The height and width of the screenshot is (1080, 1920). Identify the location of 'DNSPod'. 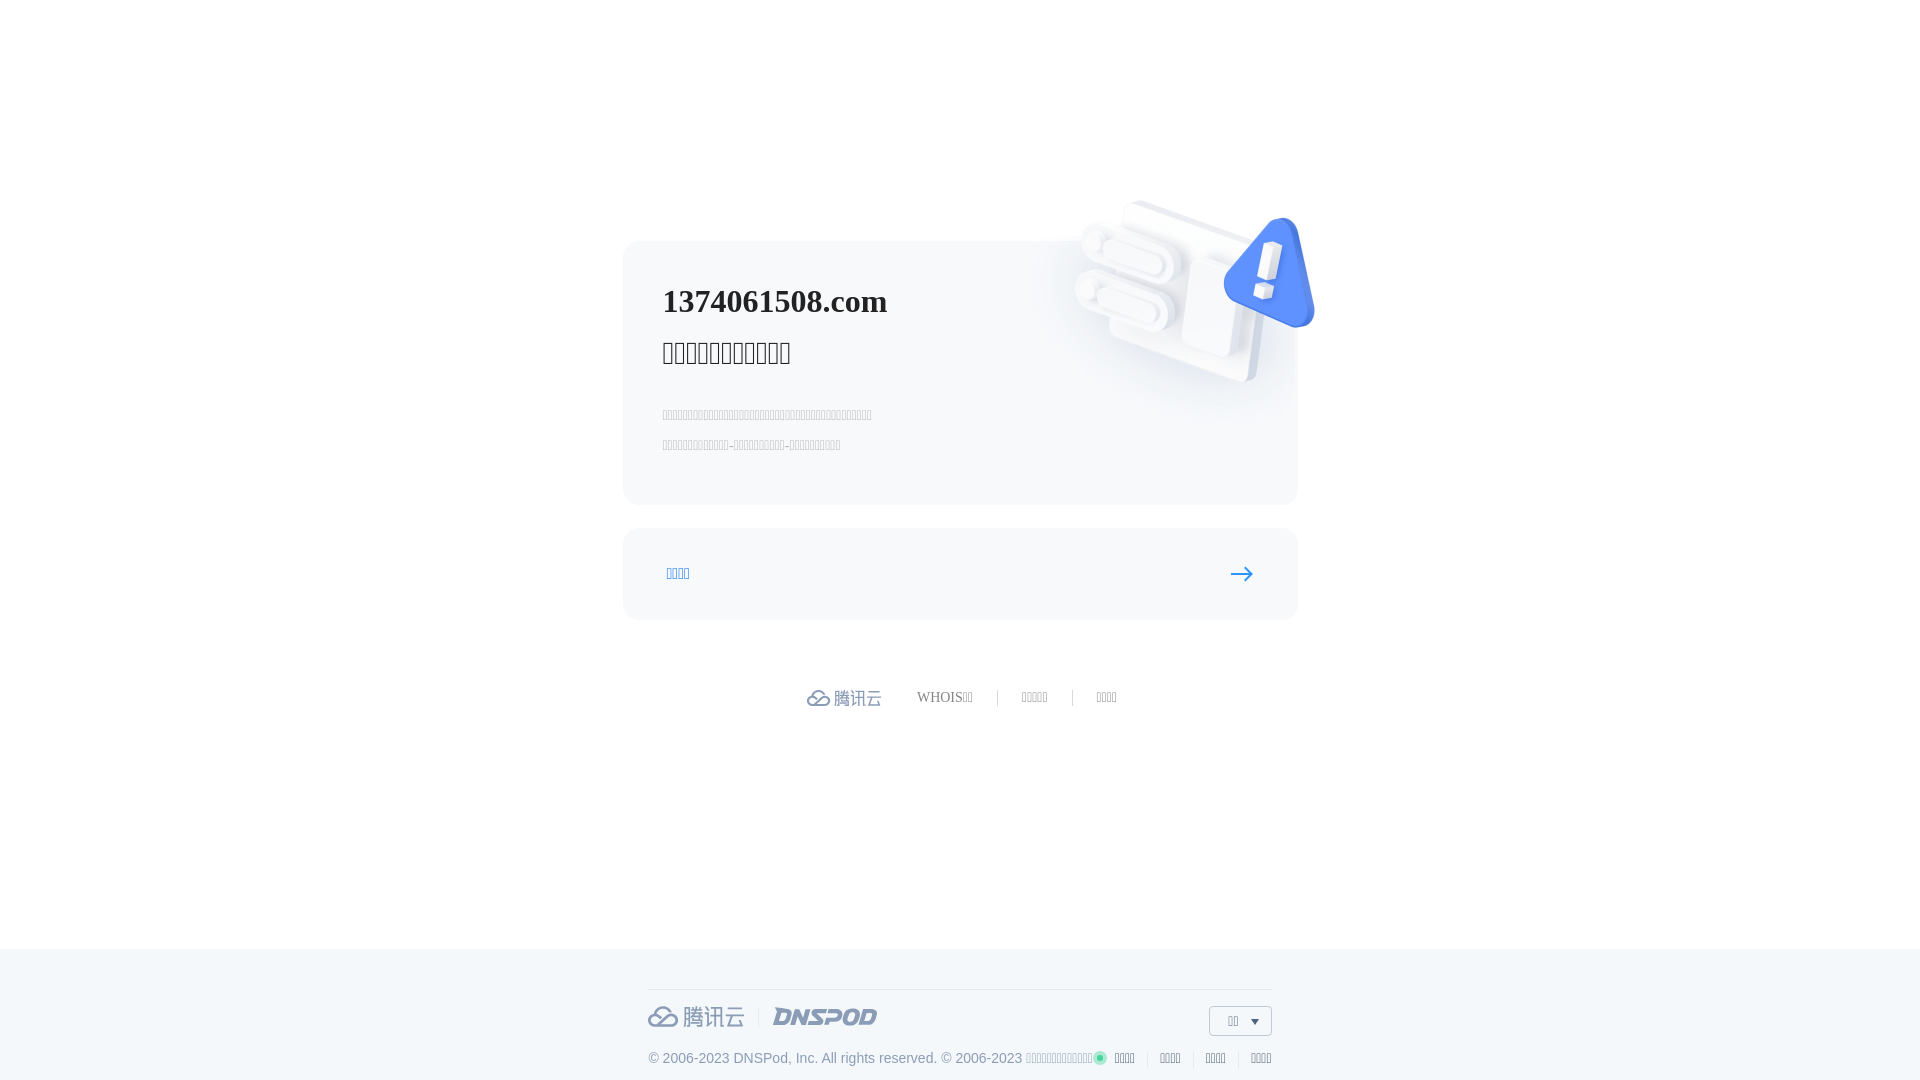
(825, 1016).